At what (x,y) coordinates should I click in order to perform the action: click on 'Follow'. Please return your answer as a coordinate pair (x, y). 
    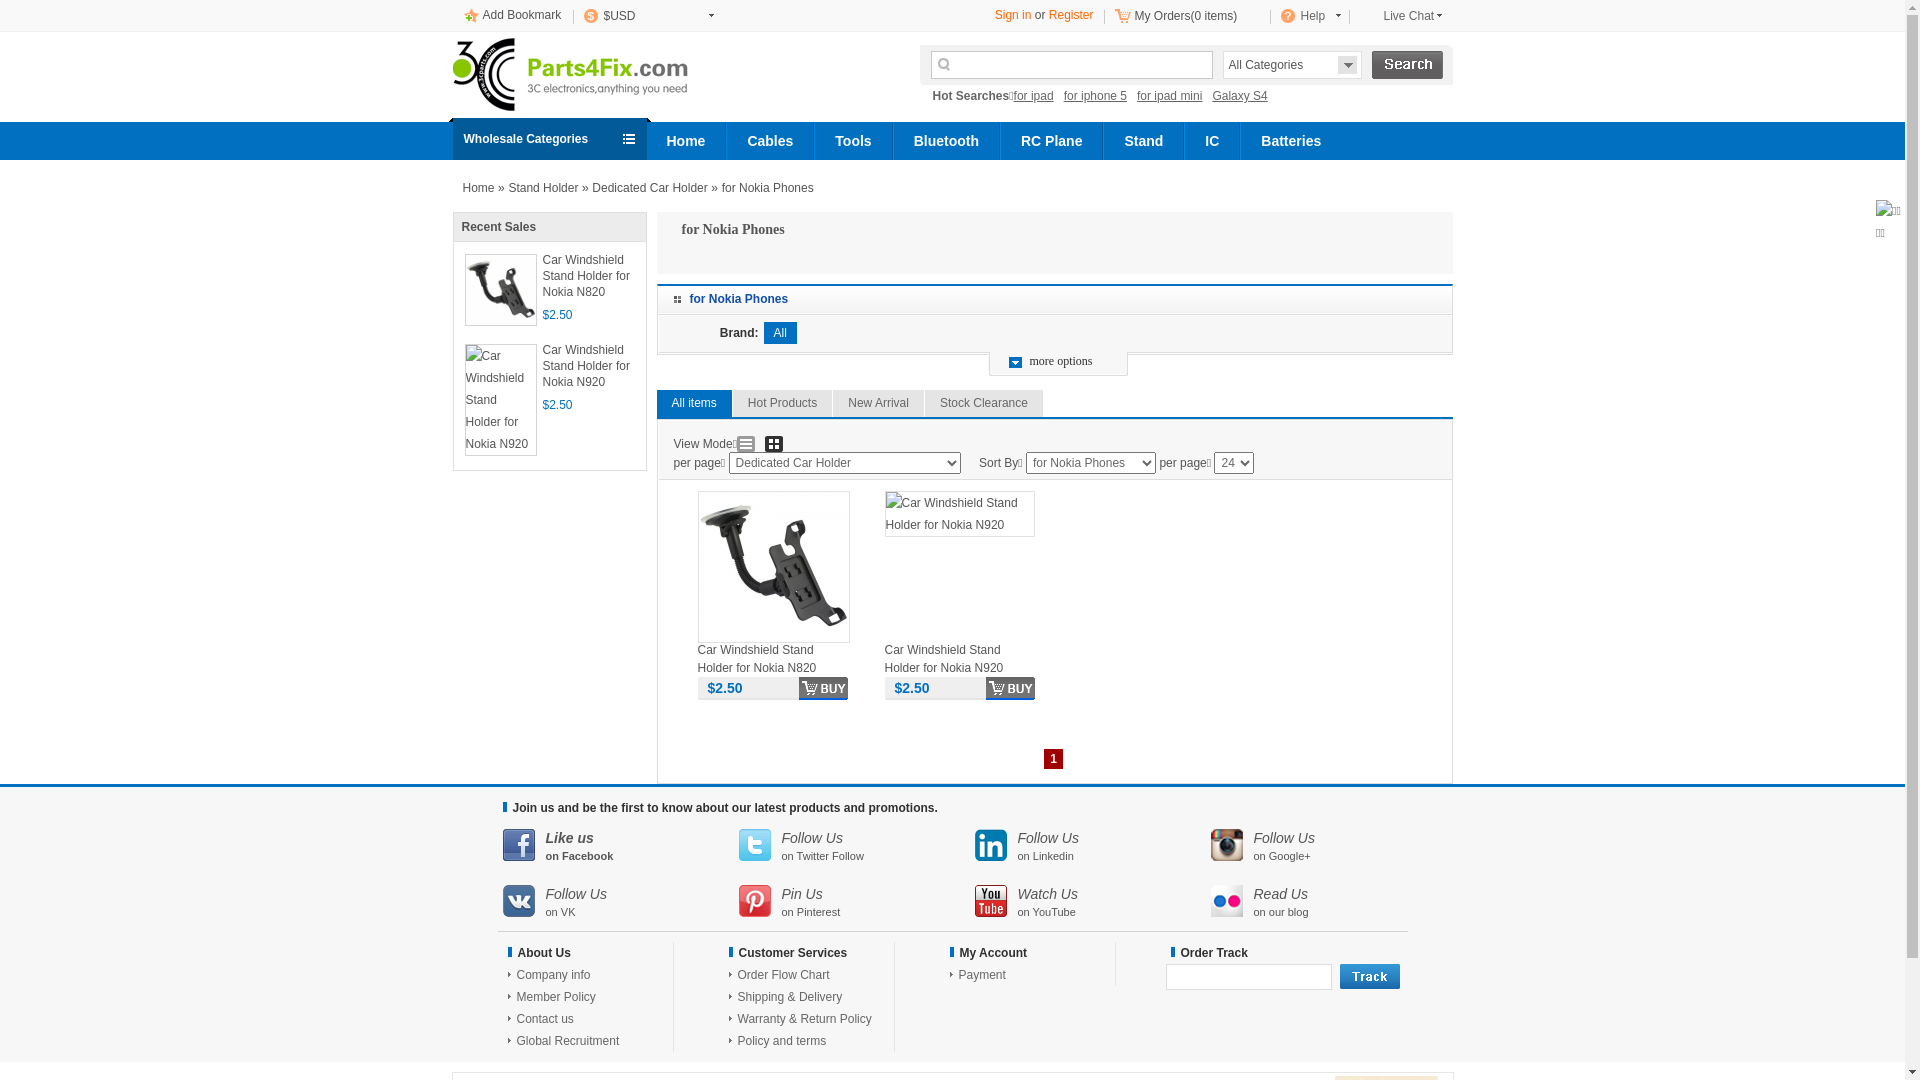
    Looking at the image, I should click on (848, 855).